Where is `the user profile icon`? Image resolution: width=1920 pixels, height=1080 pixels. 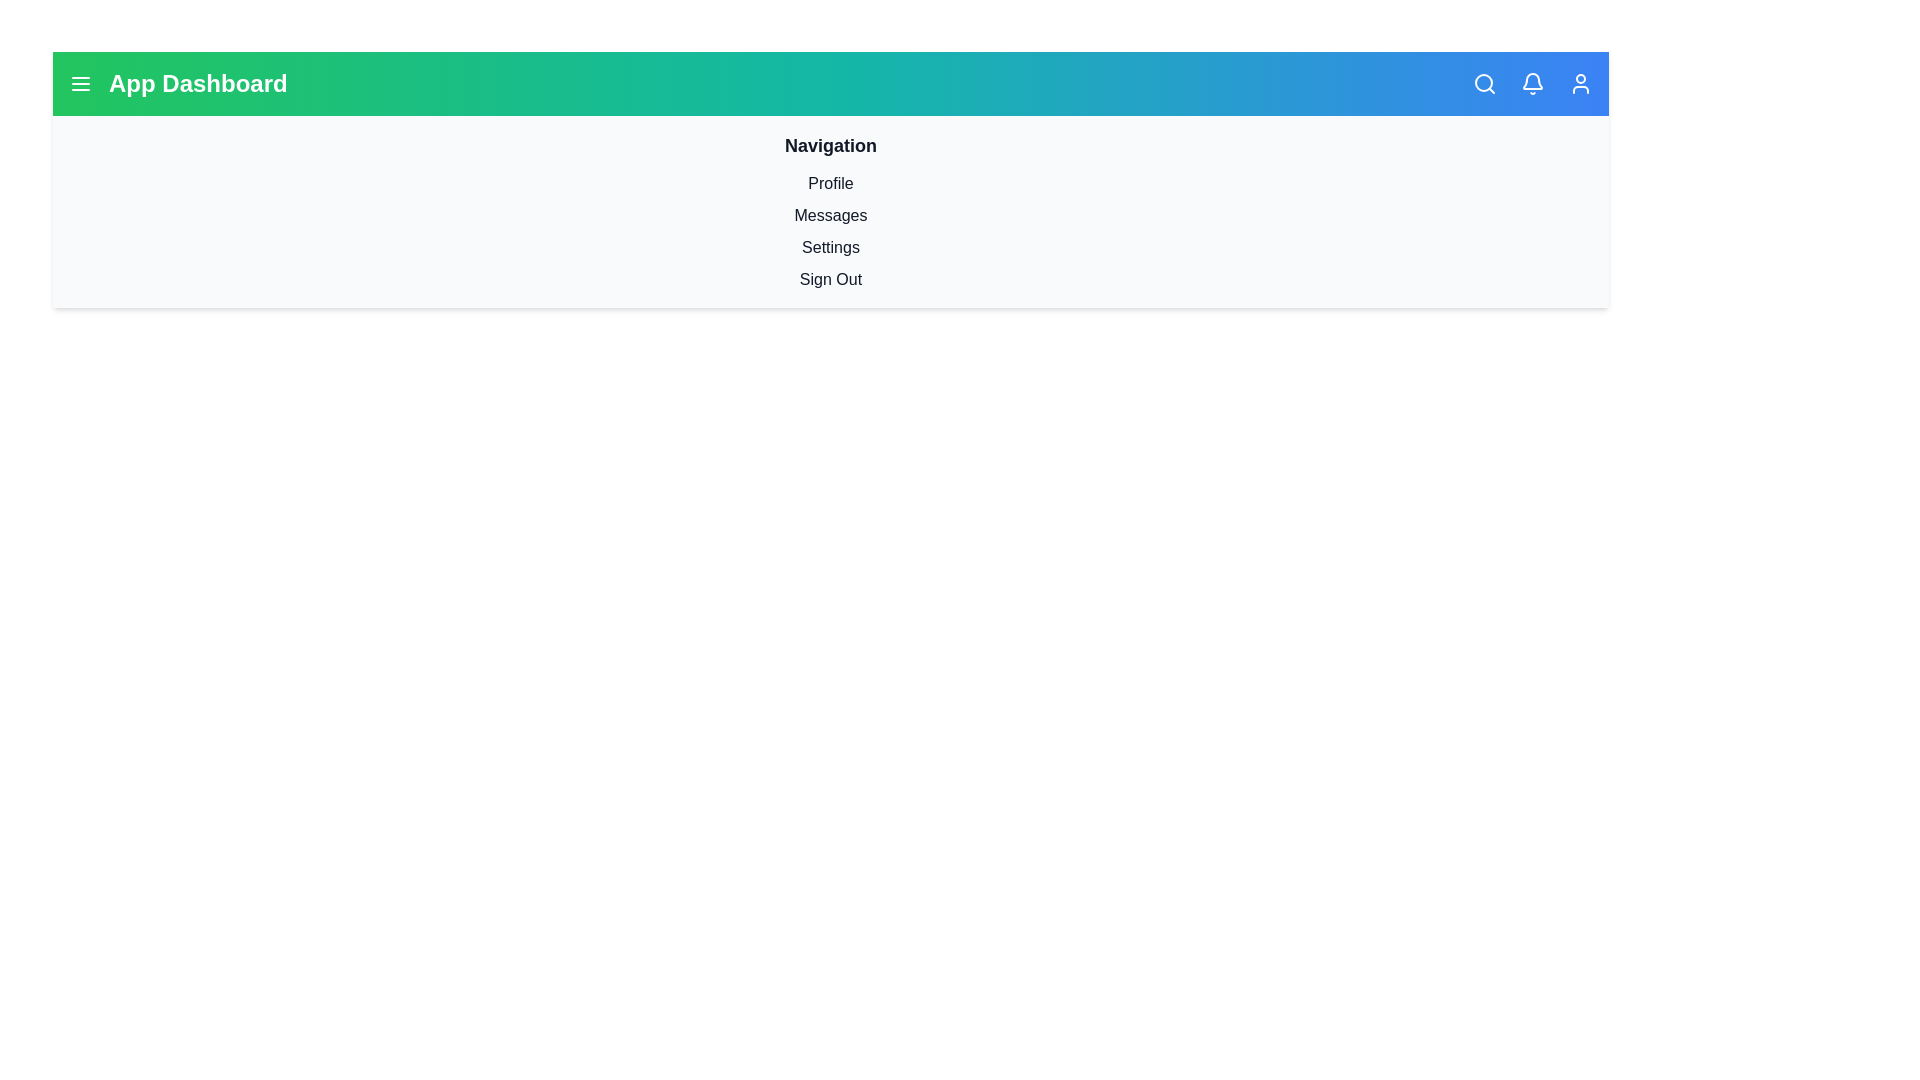 the user profile icon is located at coordinates (1579, 83).